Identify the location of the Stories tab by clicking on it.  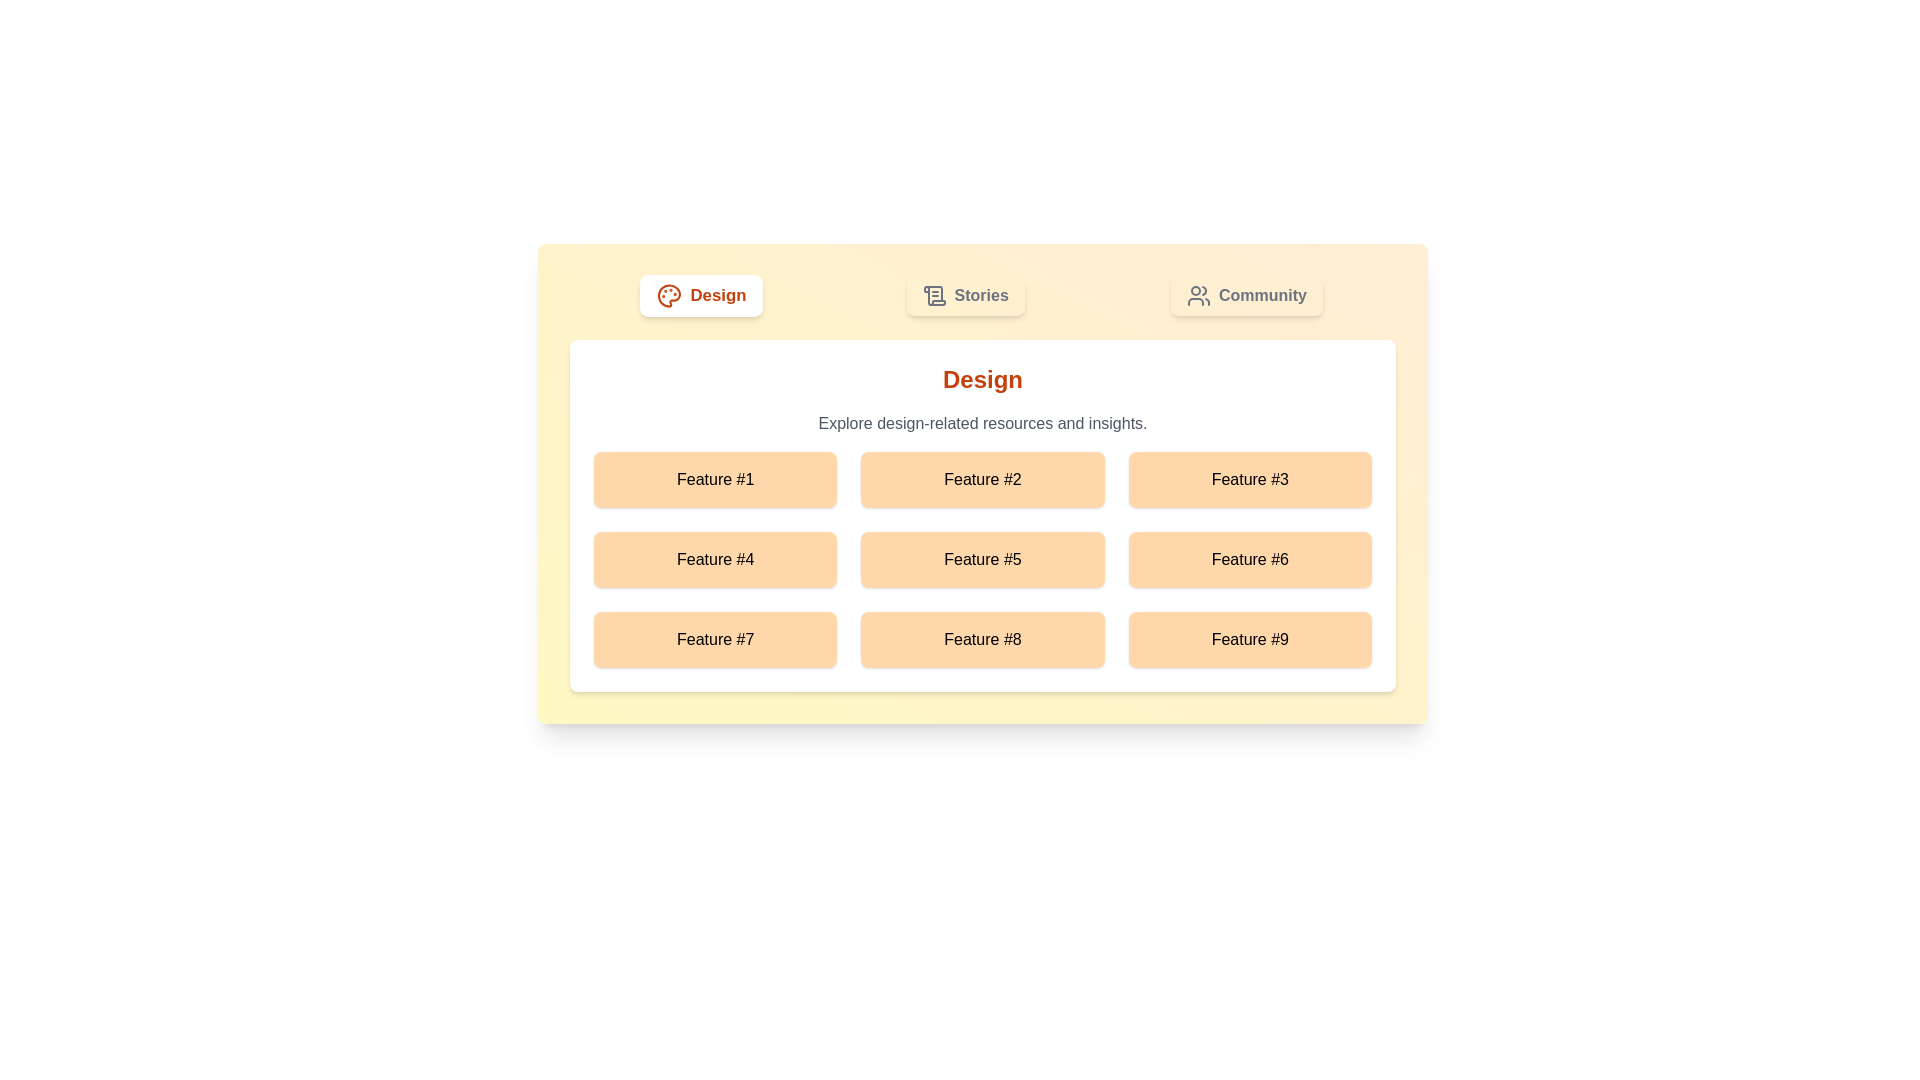
(965, 296).